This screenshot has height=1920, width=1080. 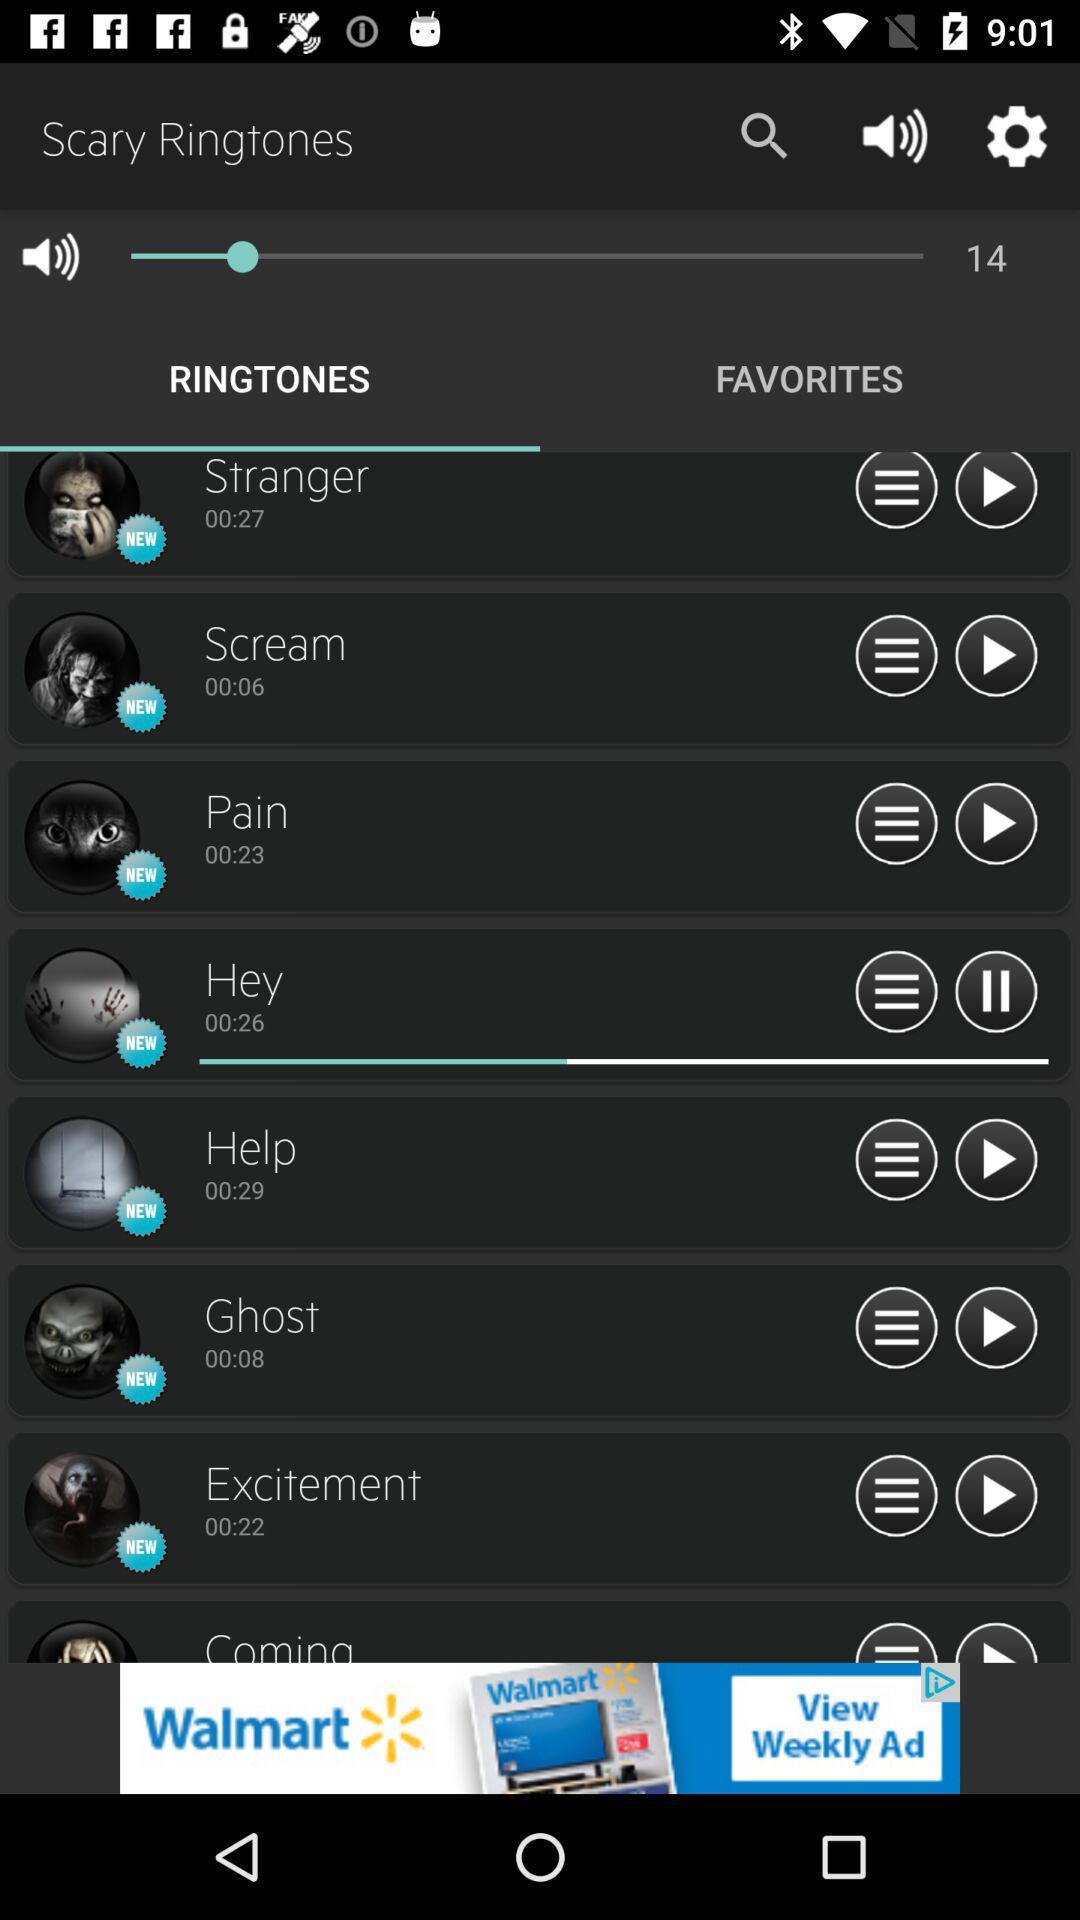 I want to click on song, so click(x=995, y=825).